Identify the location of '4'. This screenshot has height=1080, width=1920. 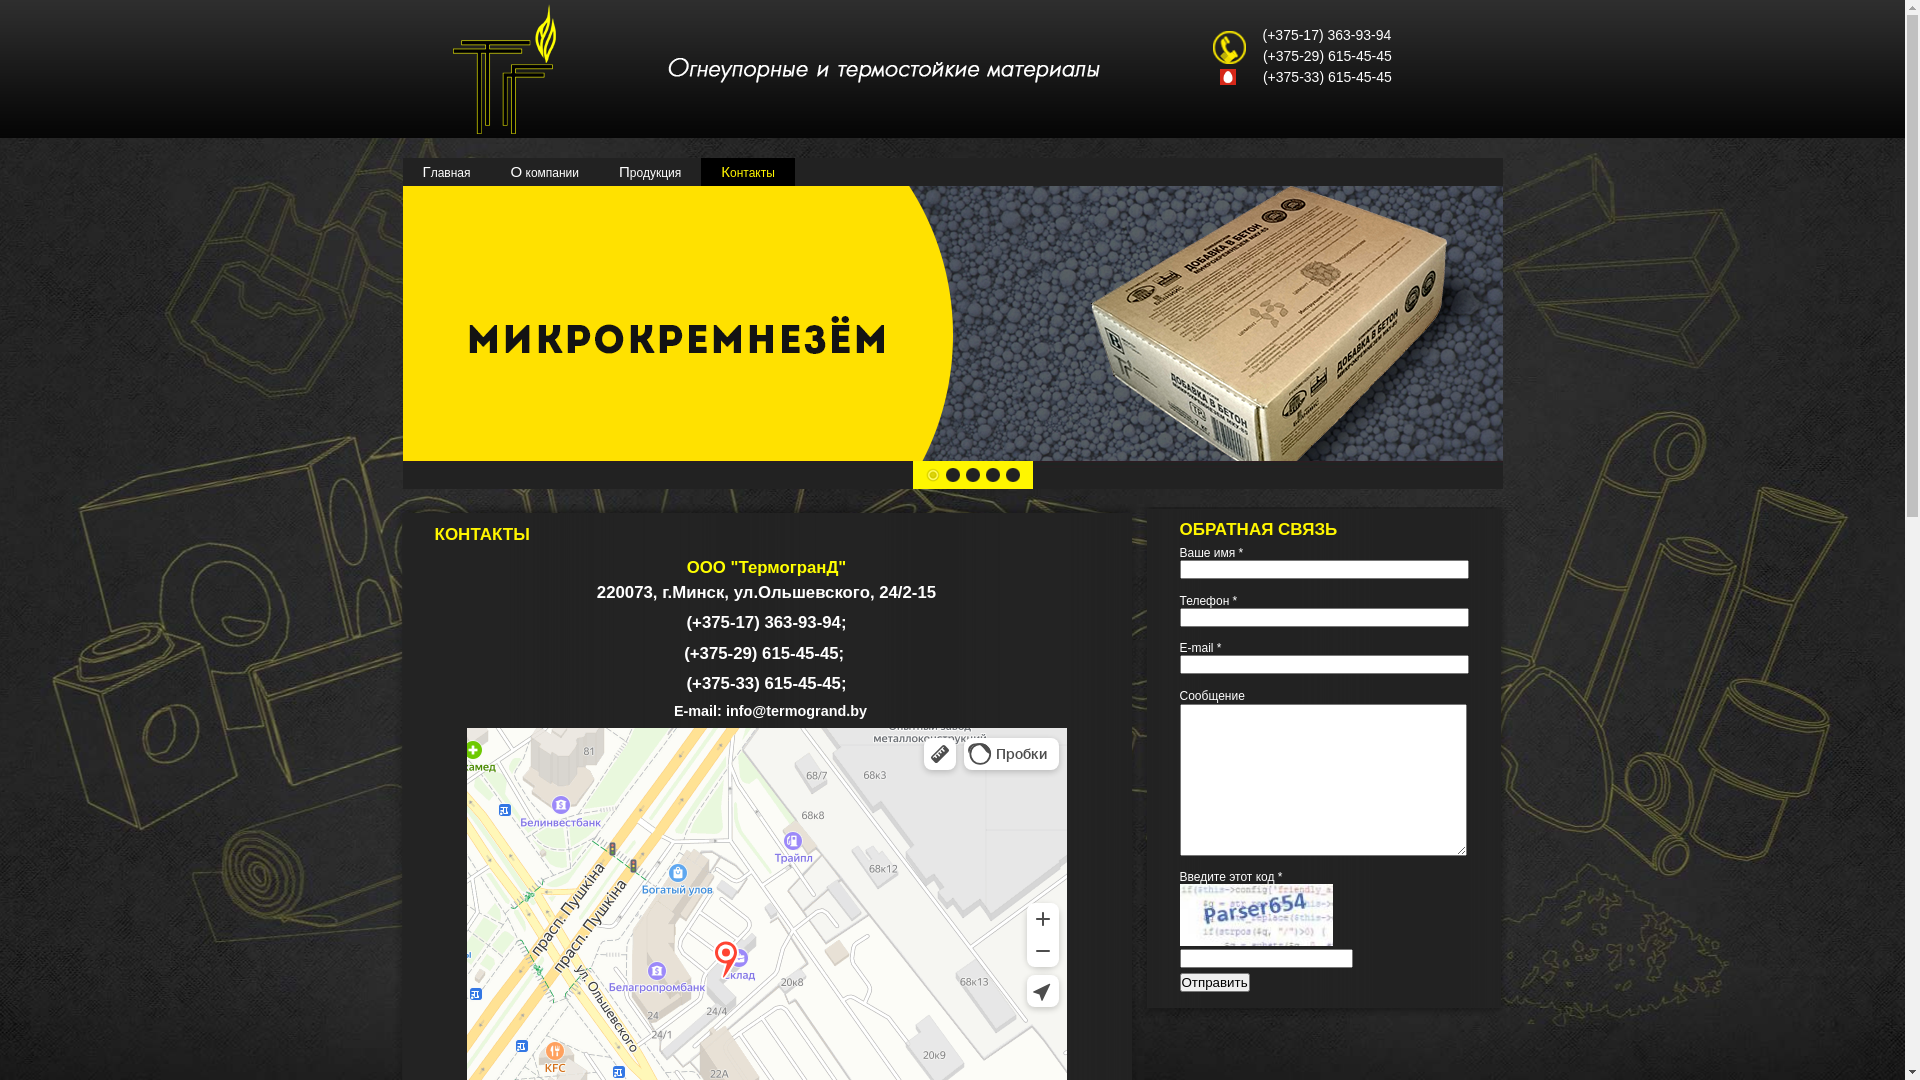
(992, 474).